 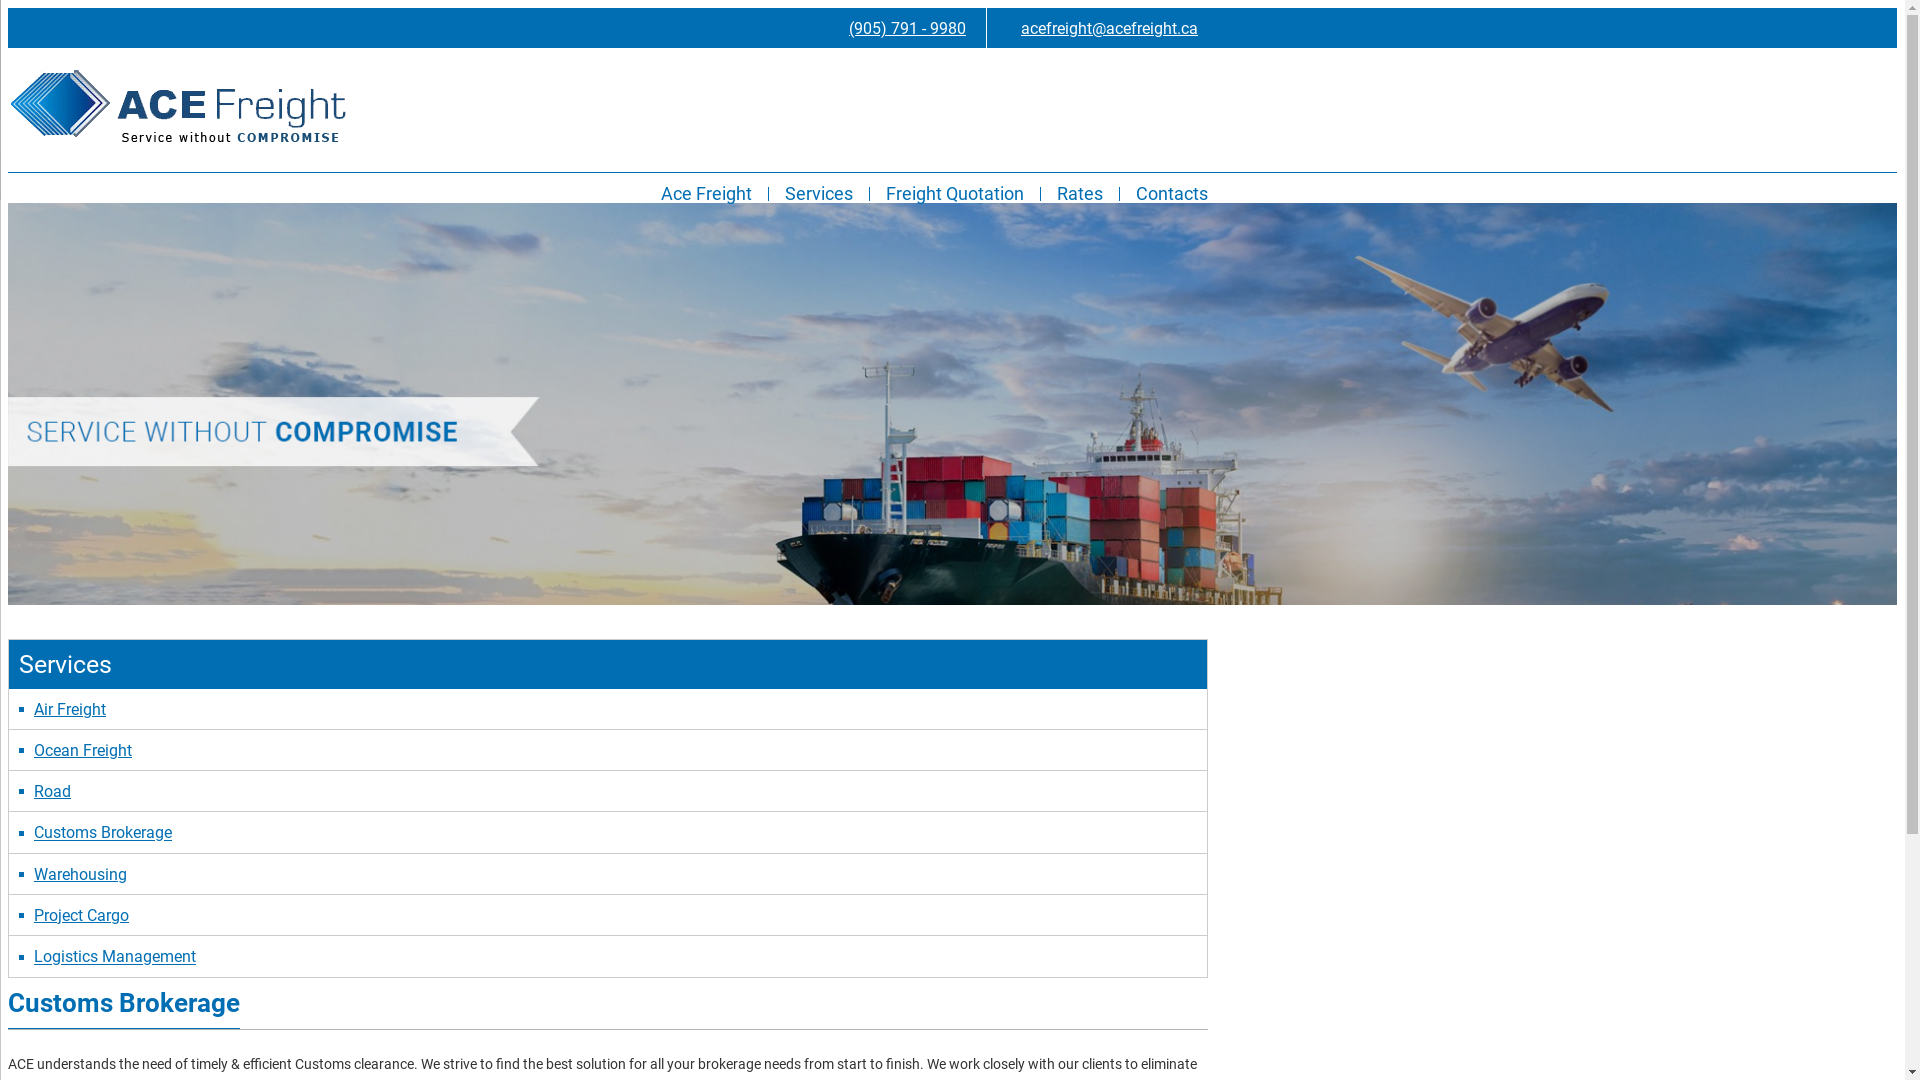 What do you see at coordinates (1171, 193) in the screenshot?
I see `'Contacts'` at bounding box center [1171, 193].